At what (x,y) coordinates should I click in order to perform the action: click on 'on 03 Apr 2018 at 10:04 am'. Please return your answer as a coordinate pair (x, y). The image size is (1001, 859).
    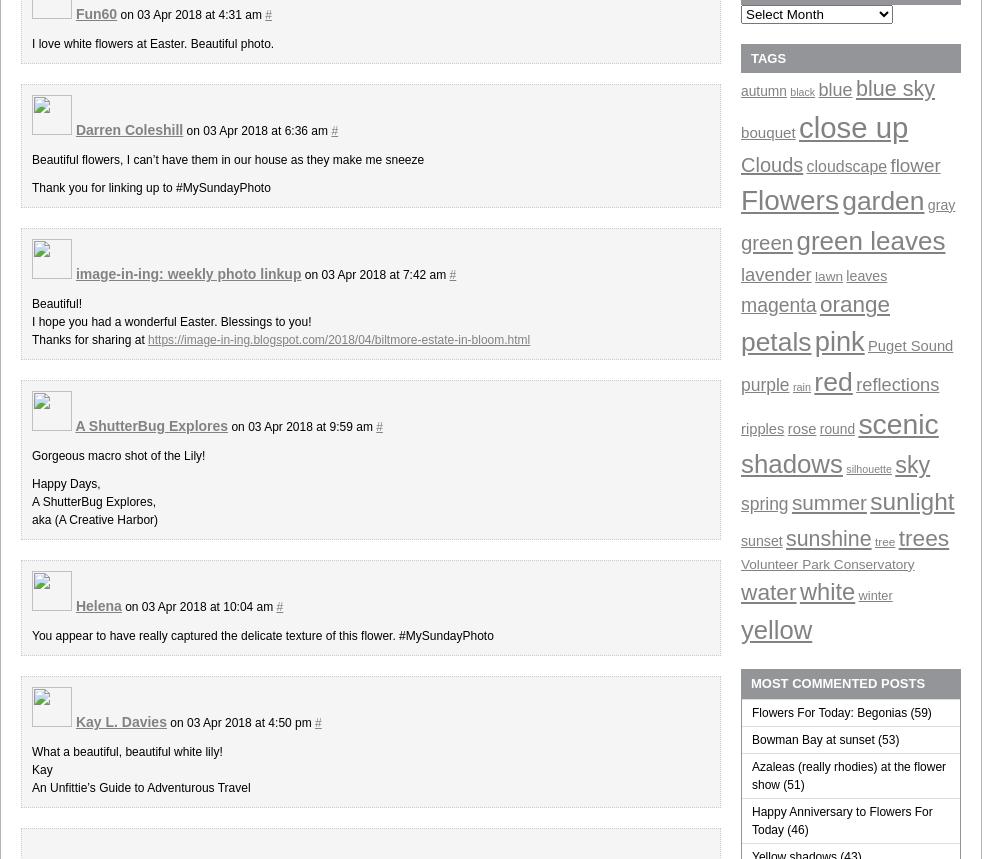
    Looking at the image, I should click on (198, 606).